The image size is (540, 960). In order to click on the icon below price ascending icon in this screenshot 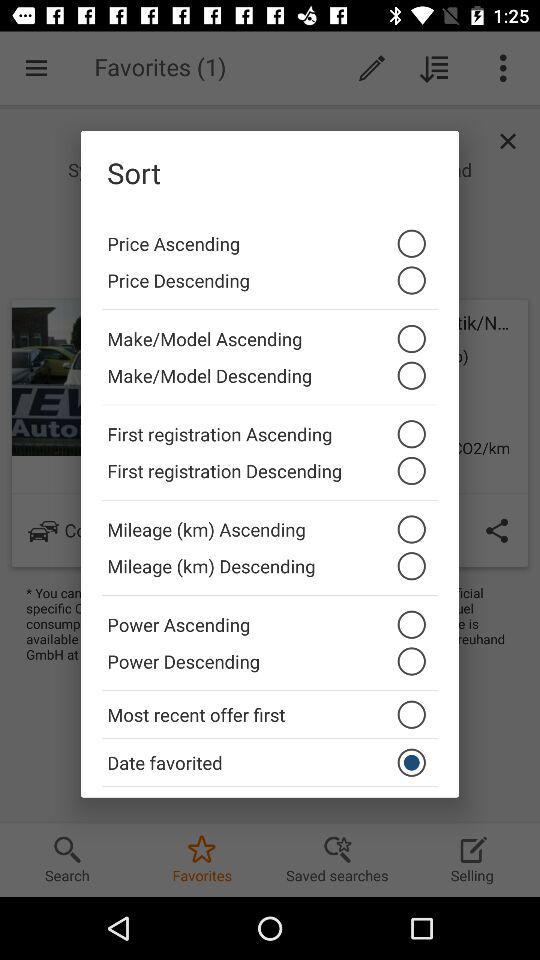, I will do `click(270, 284)`.